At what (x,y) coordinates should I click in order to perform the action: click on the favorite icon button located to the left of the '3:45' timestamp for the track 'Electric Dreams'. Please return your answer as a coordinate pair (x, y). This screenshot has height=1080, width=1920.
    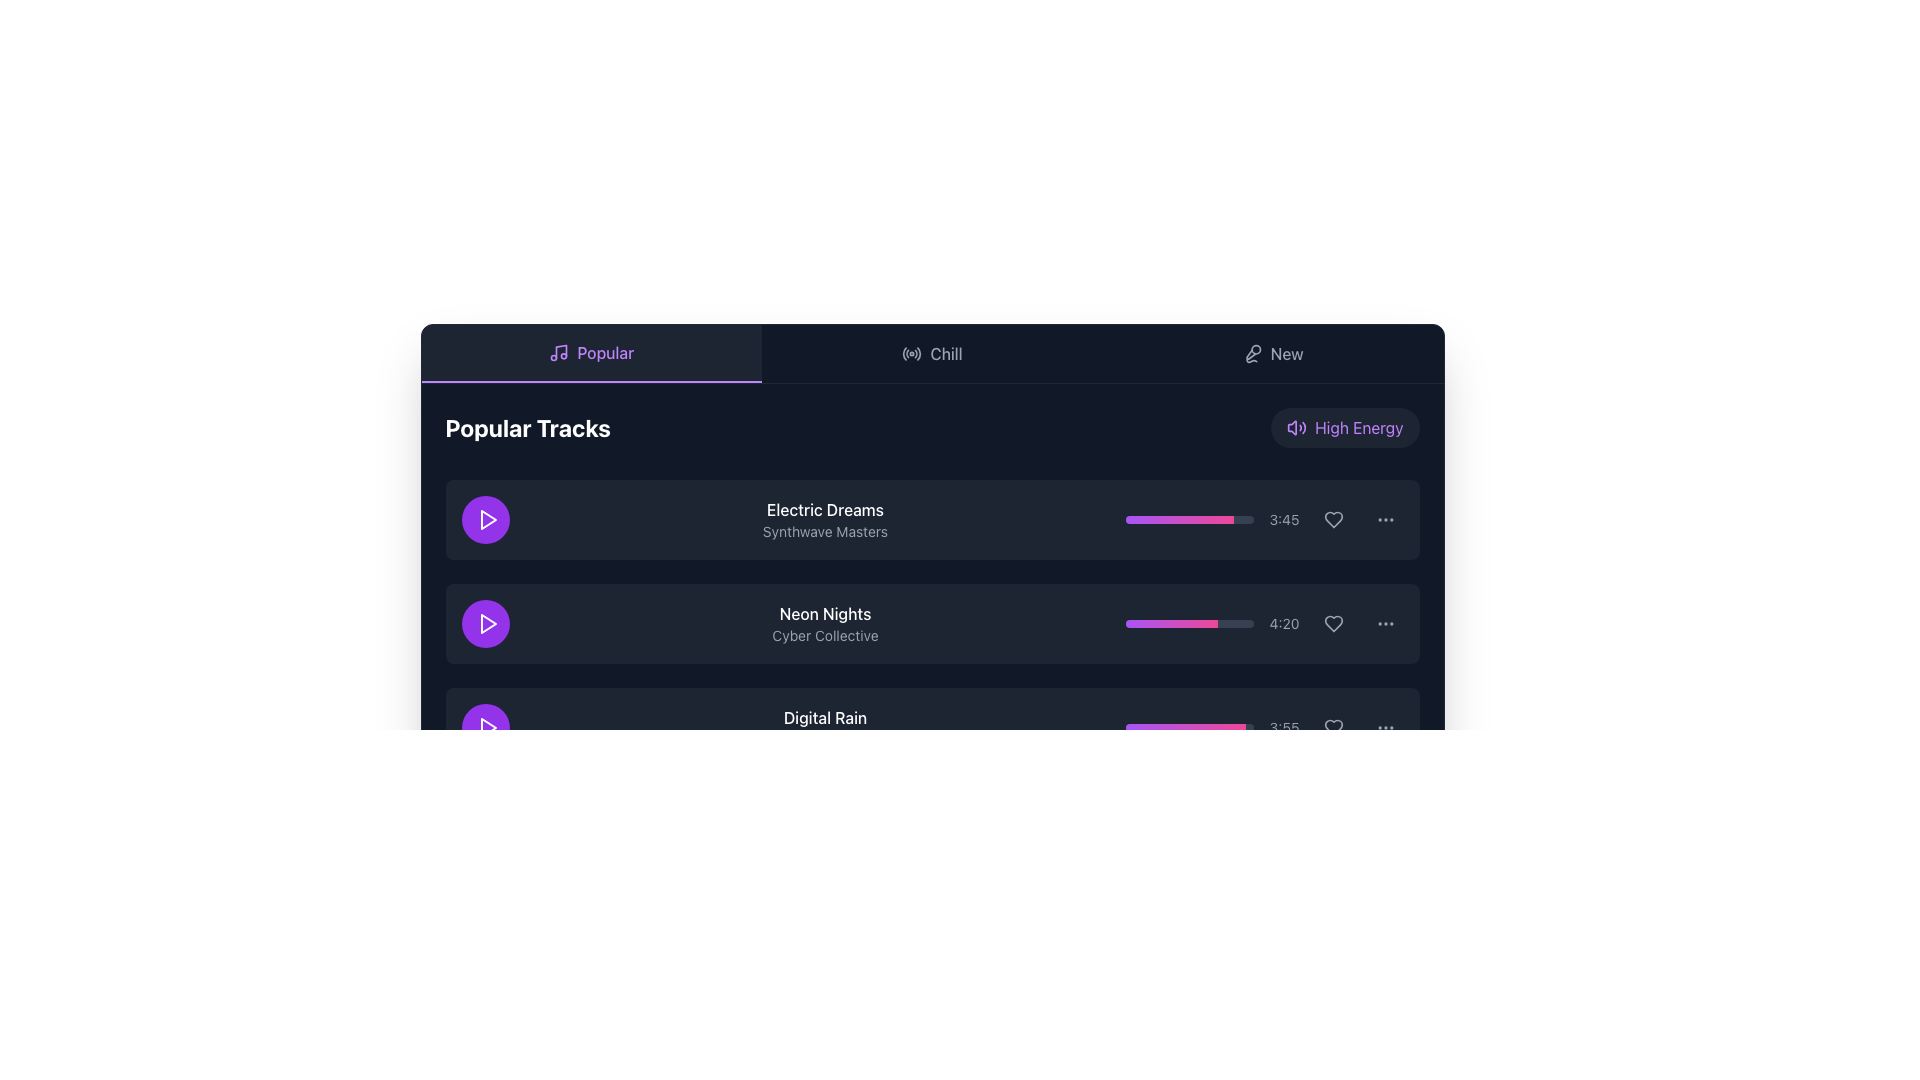
    Looking at the image, I should click on (1333, 519).